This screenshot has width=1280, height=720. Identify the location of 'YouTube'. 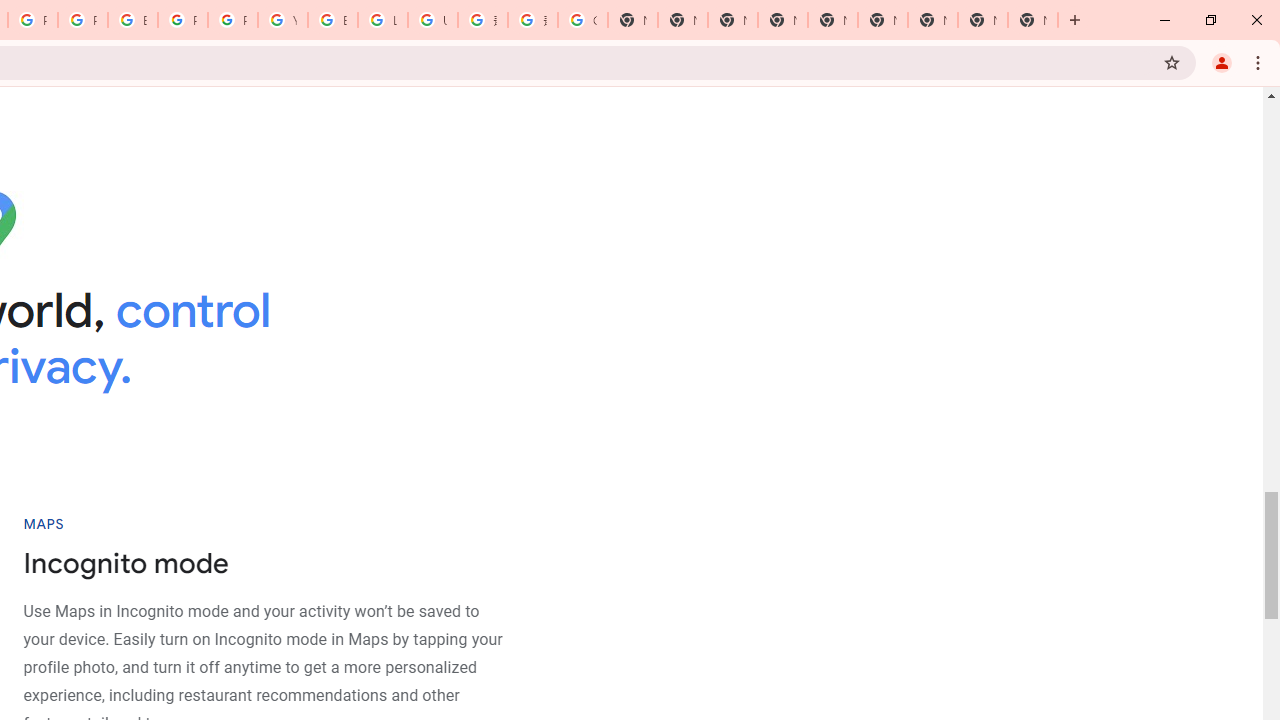
(282, 20).